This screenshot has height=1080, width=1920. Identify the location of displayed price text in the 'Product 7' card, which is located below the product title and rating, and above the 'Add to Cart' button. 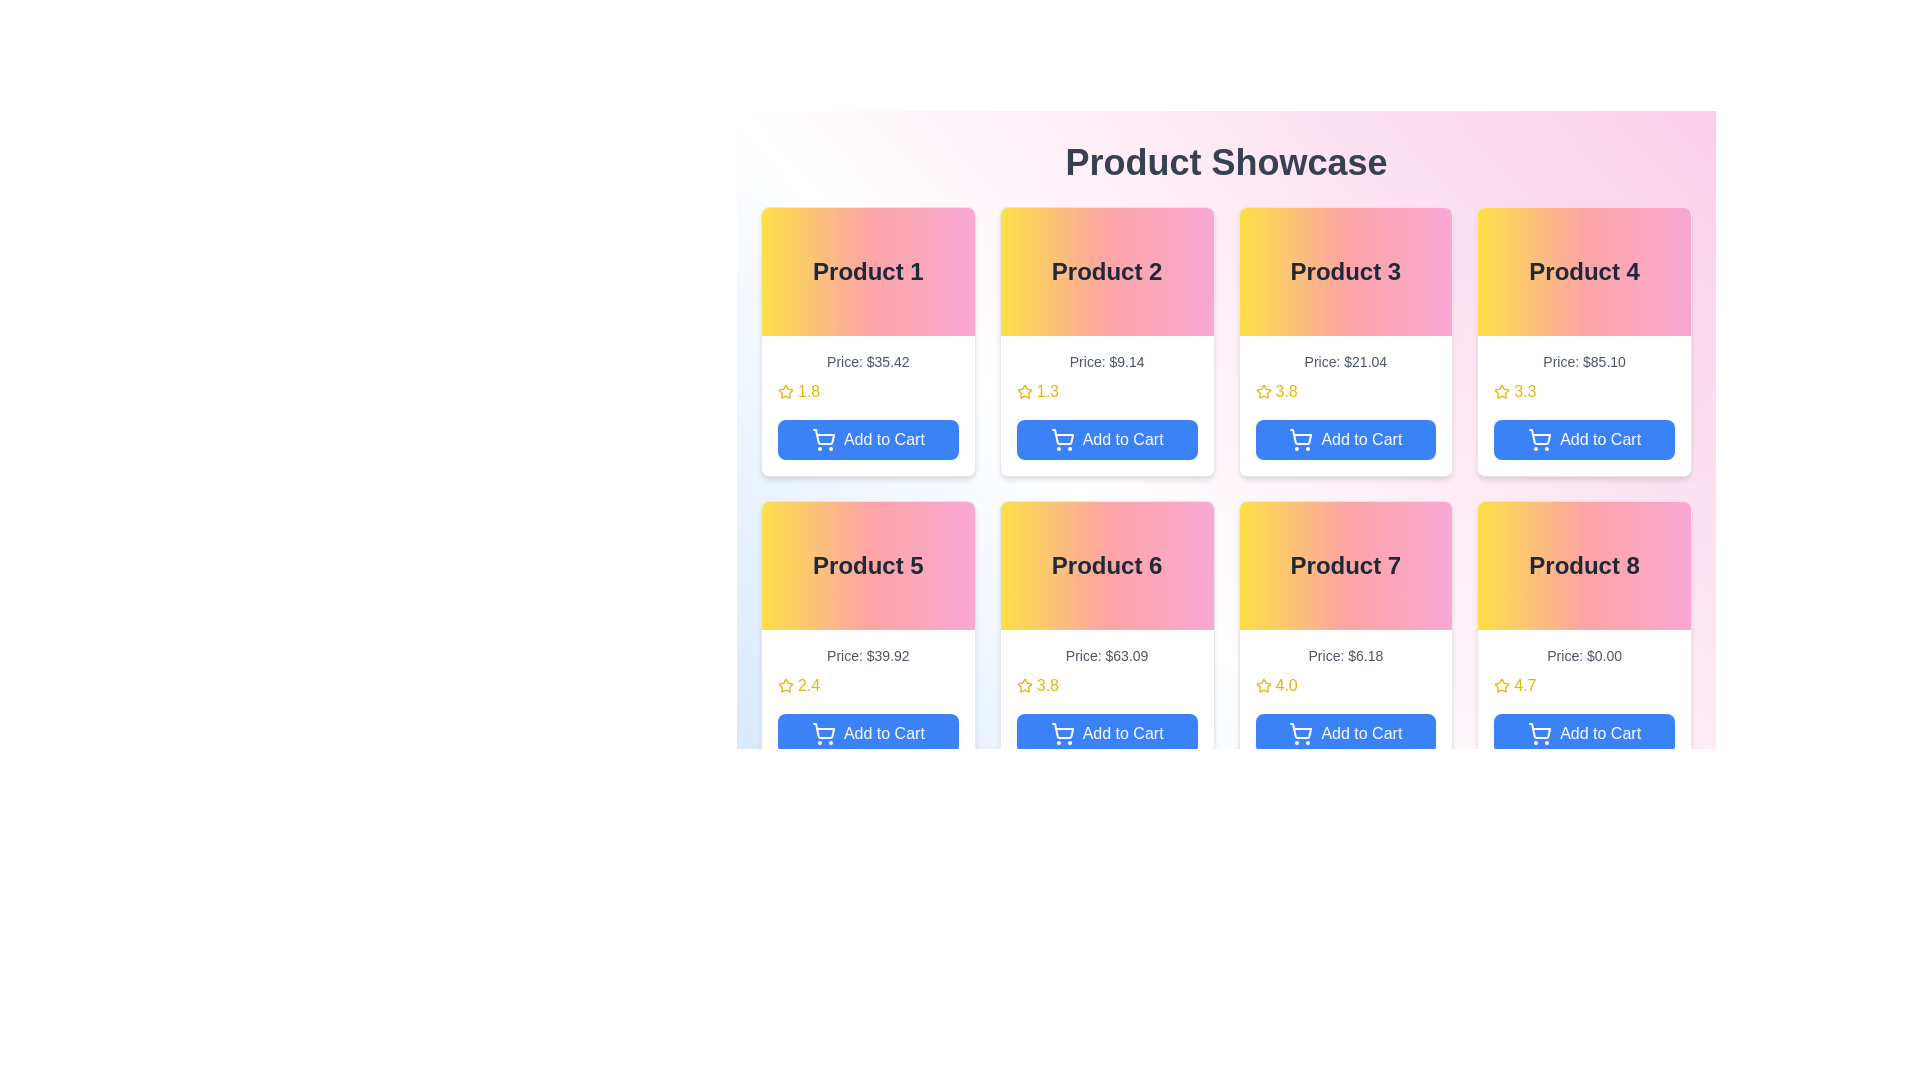
(1345, 655).